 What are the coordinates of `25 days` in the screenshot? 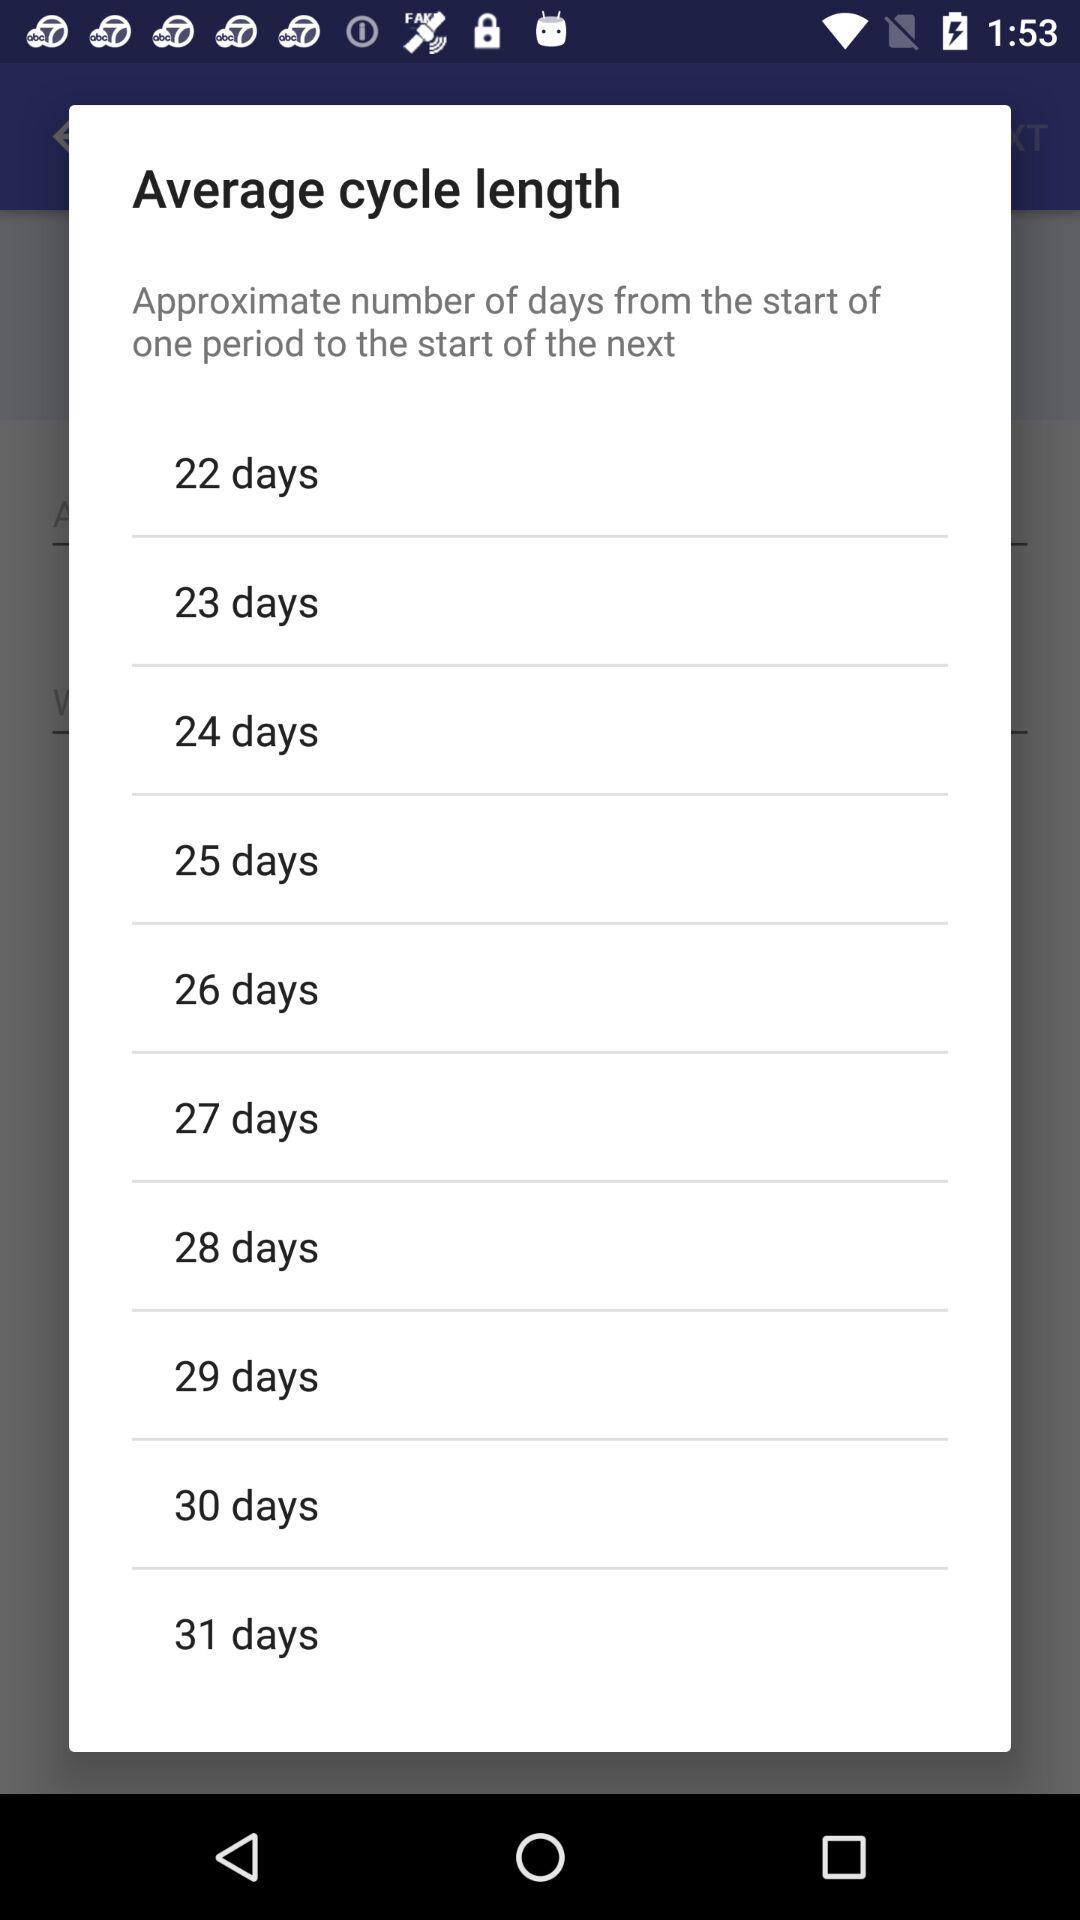 It's located at (540, 858).